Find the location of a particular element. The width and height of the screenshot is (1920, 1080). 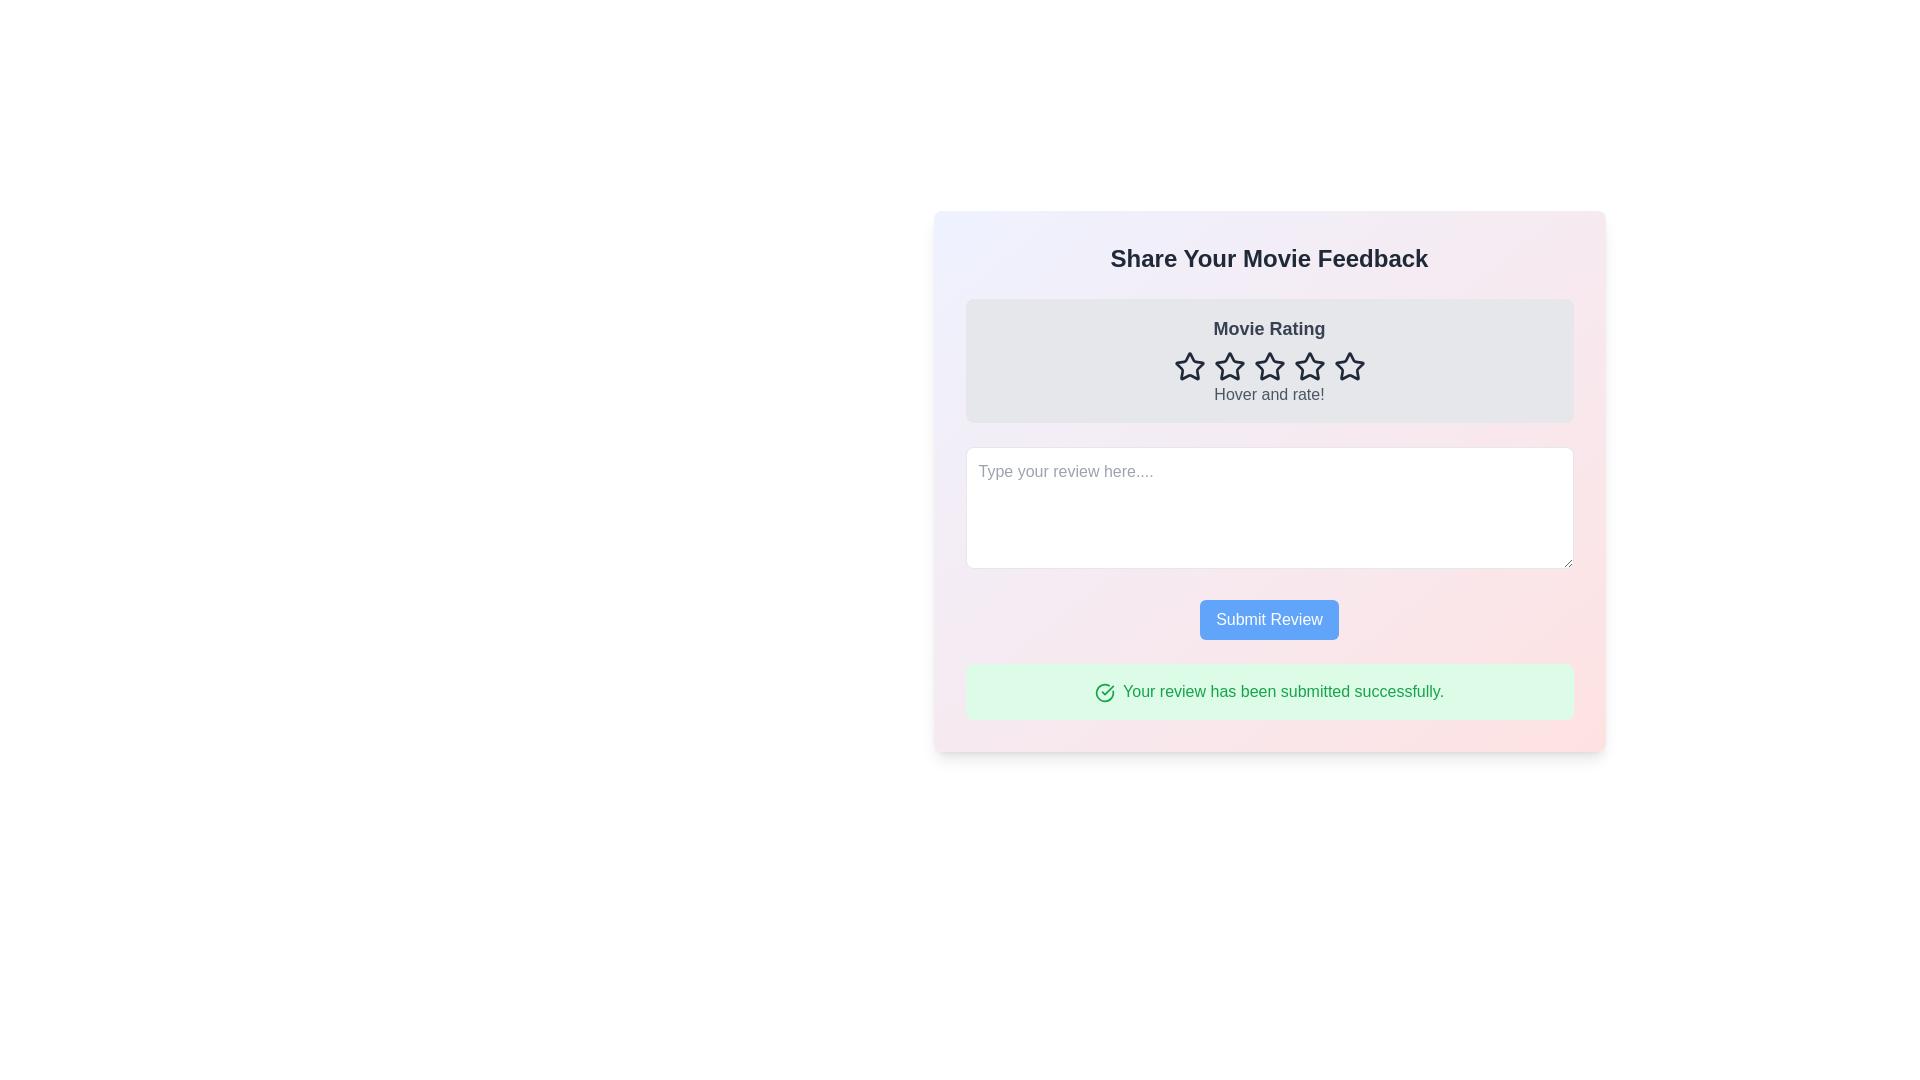

the success icon located within the green background message box at the bottom of the main interface is located at coordinates (1103, 691).